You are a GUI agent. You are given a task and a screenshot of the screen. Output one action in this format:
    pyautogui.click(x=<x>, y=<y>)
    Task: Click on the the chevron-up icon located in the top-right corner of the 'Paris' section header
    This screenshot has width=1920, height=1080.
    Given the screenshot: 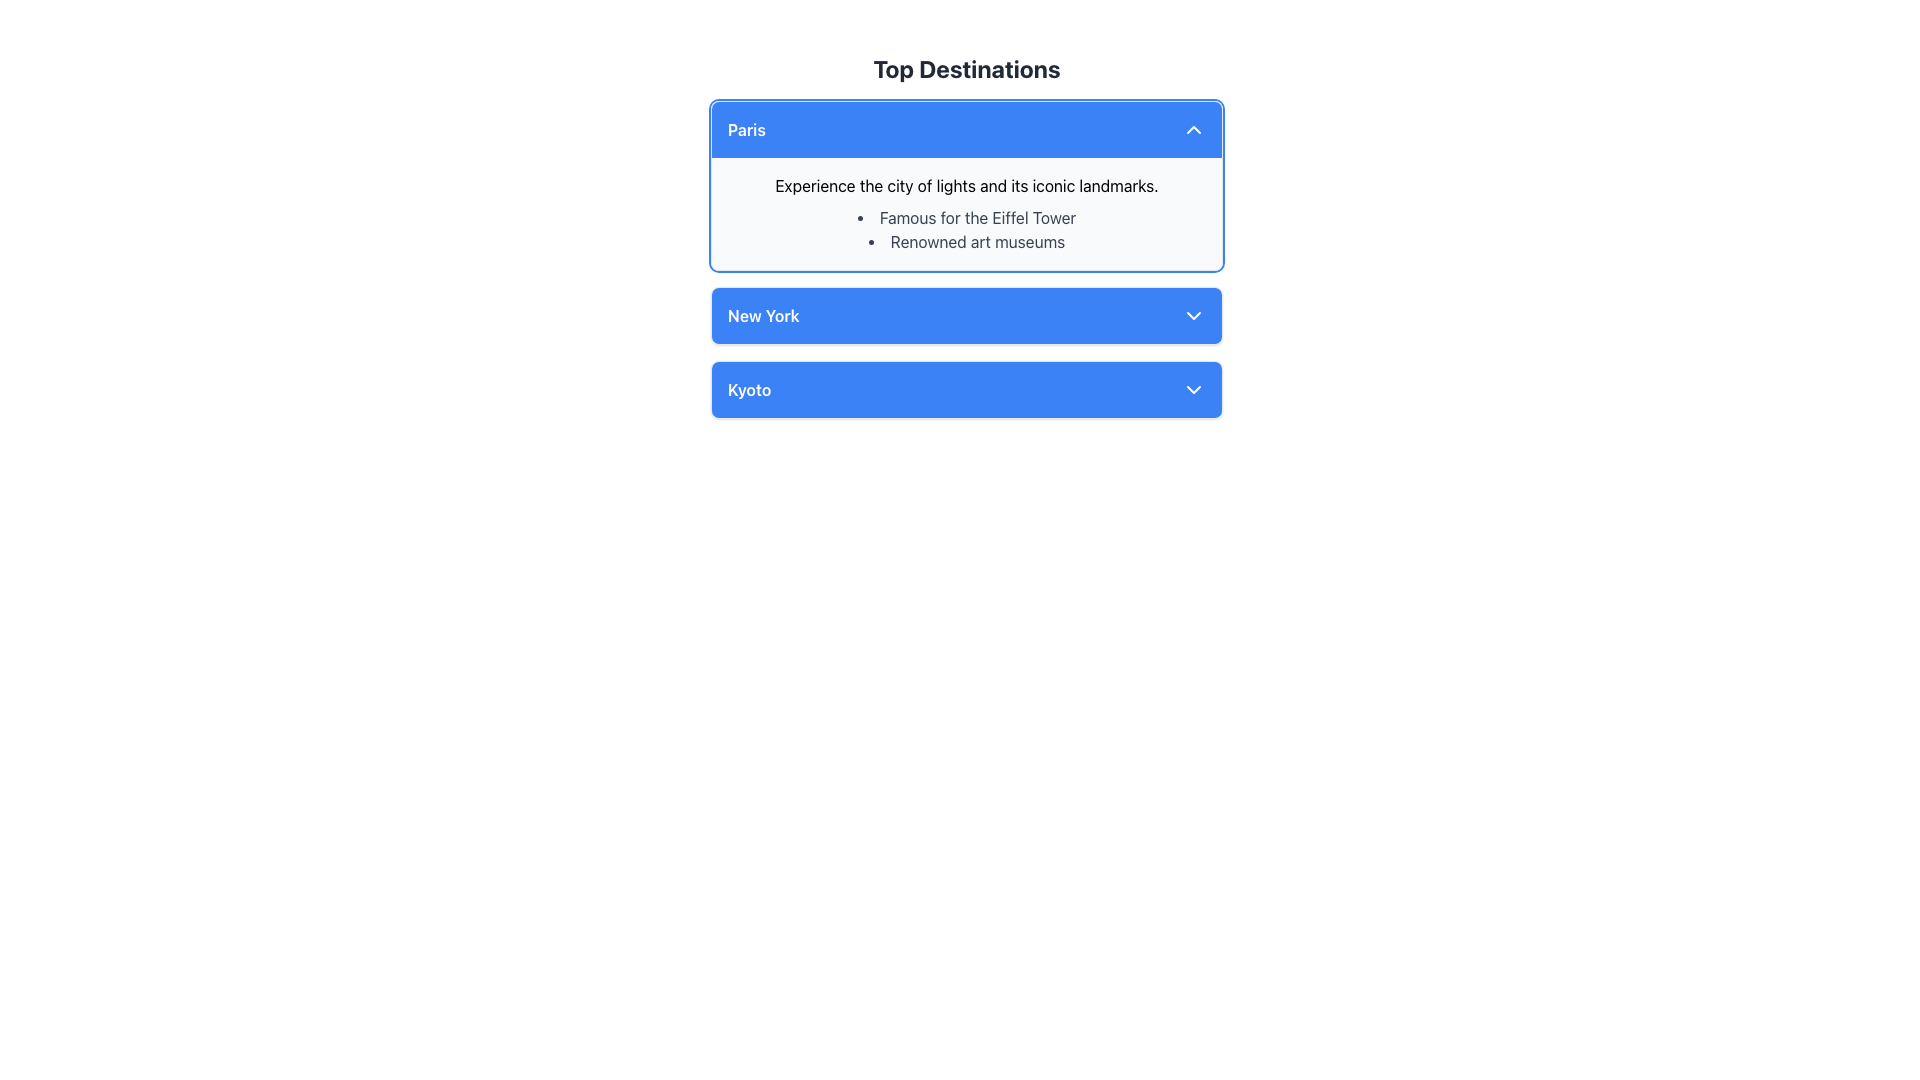 What is the action you would take?
    pyautogui.click(x=1194, y=130)
    